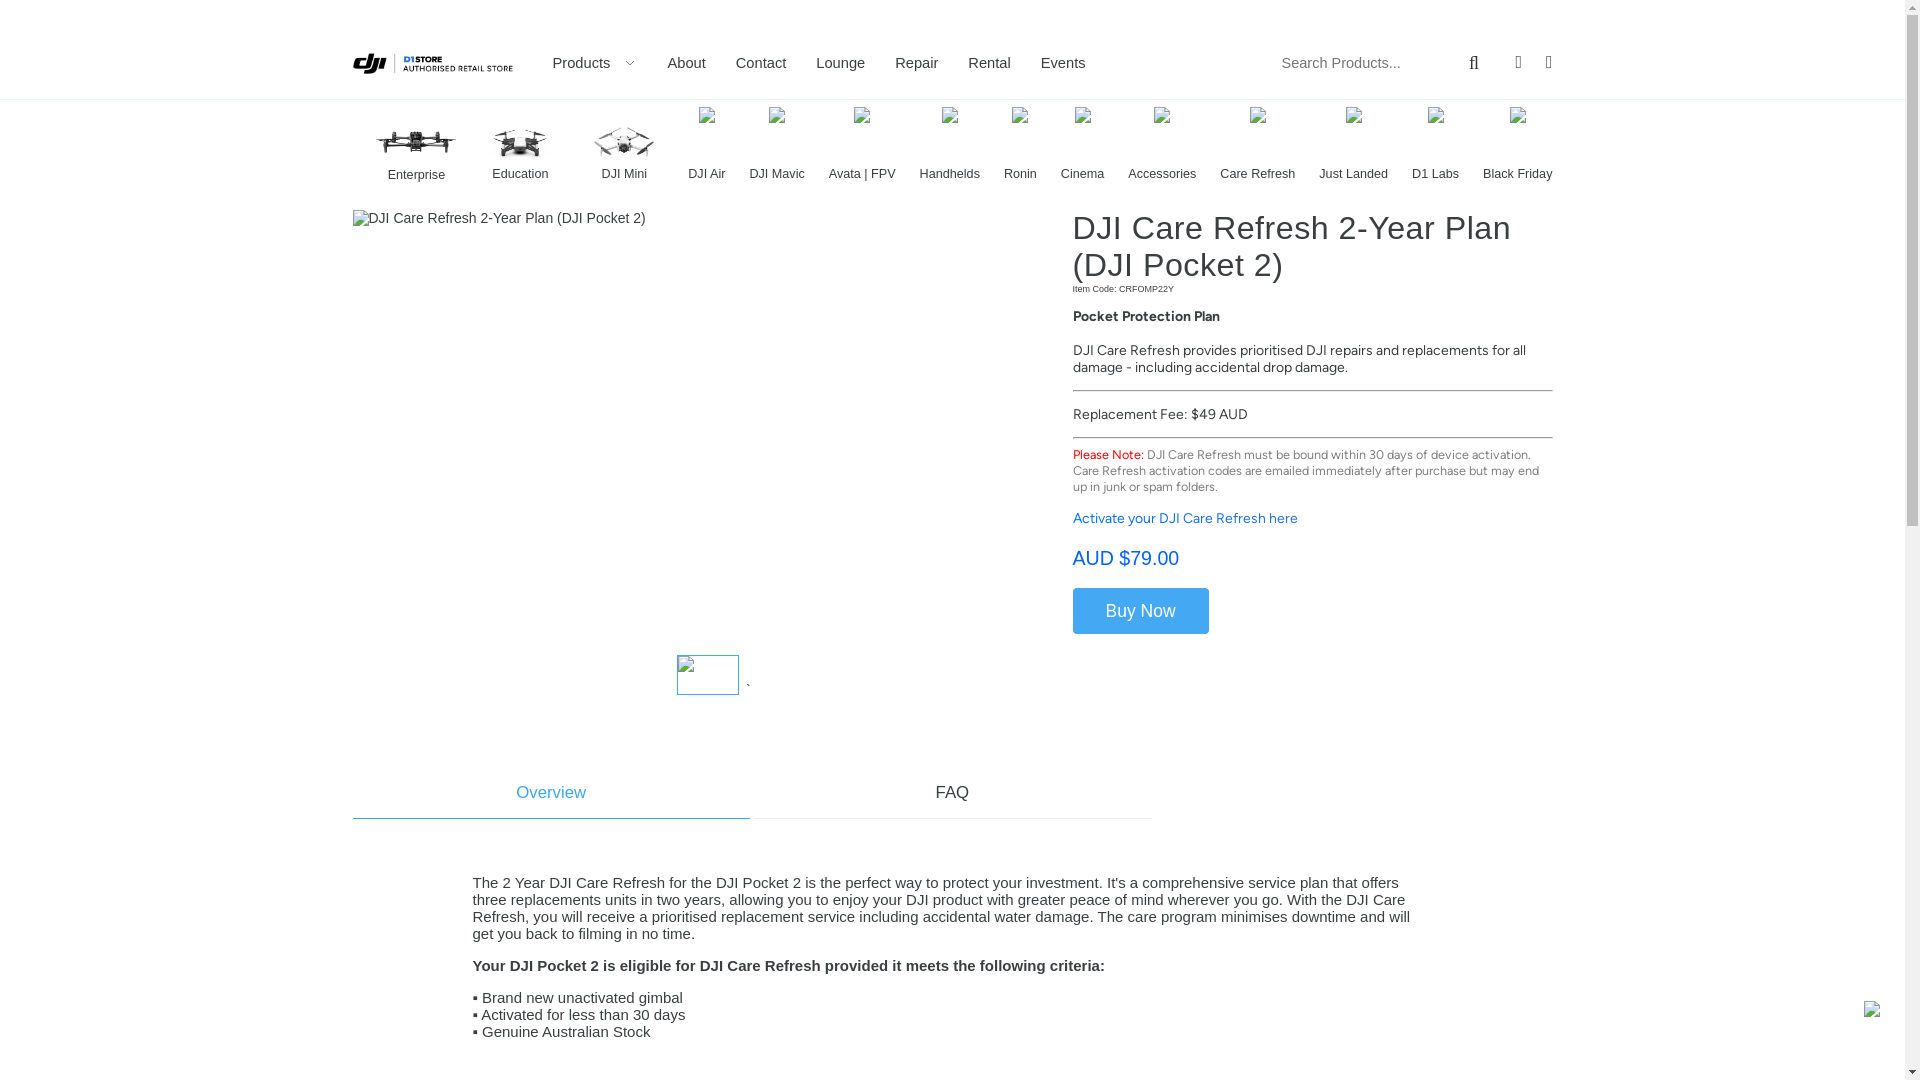  Describe the element at coordinates (1040, 61) in the screenshot. I see `'Events'` at that location.